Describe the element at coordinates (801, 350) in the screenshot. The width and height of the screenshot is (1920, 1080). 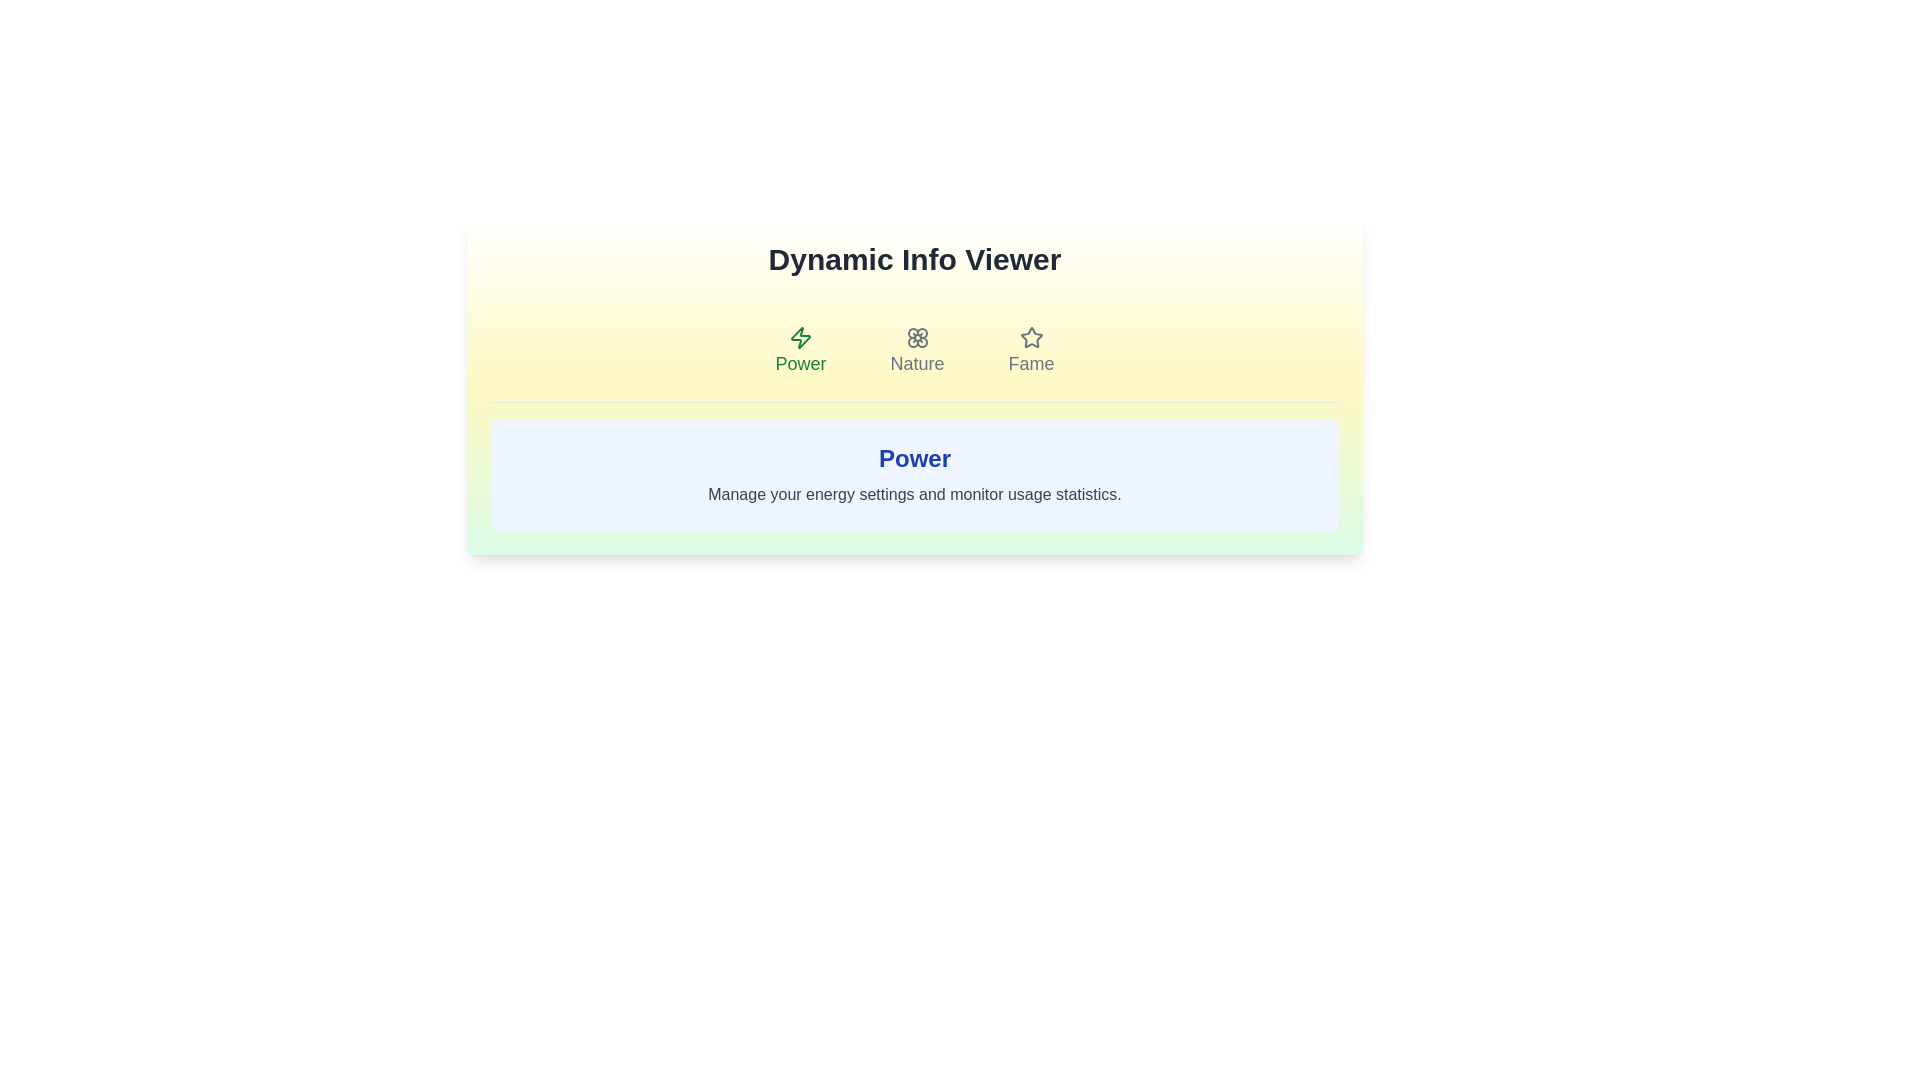
I see `the Power tab to display its related content` at that location.